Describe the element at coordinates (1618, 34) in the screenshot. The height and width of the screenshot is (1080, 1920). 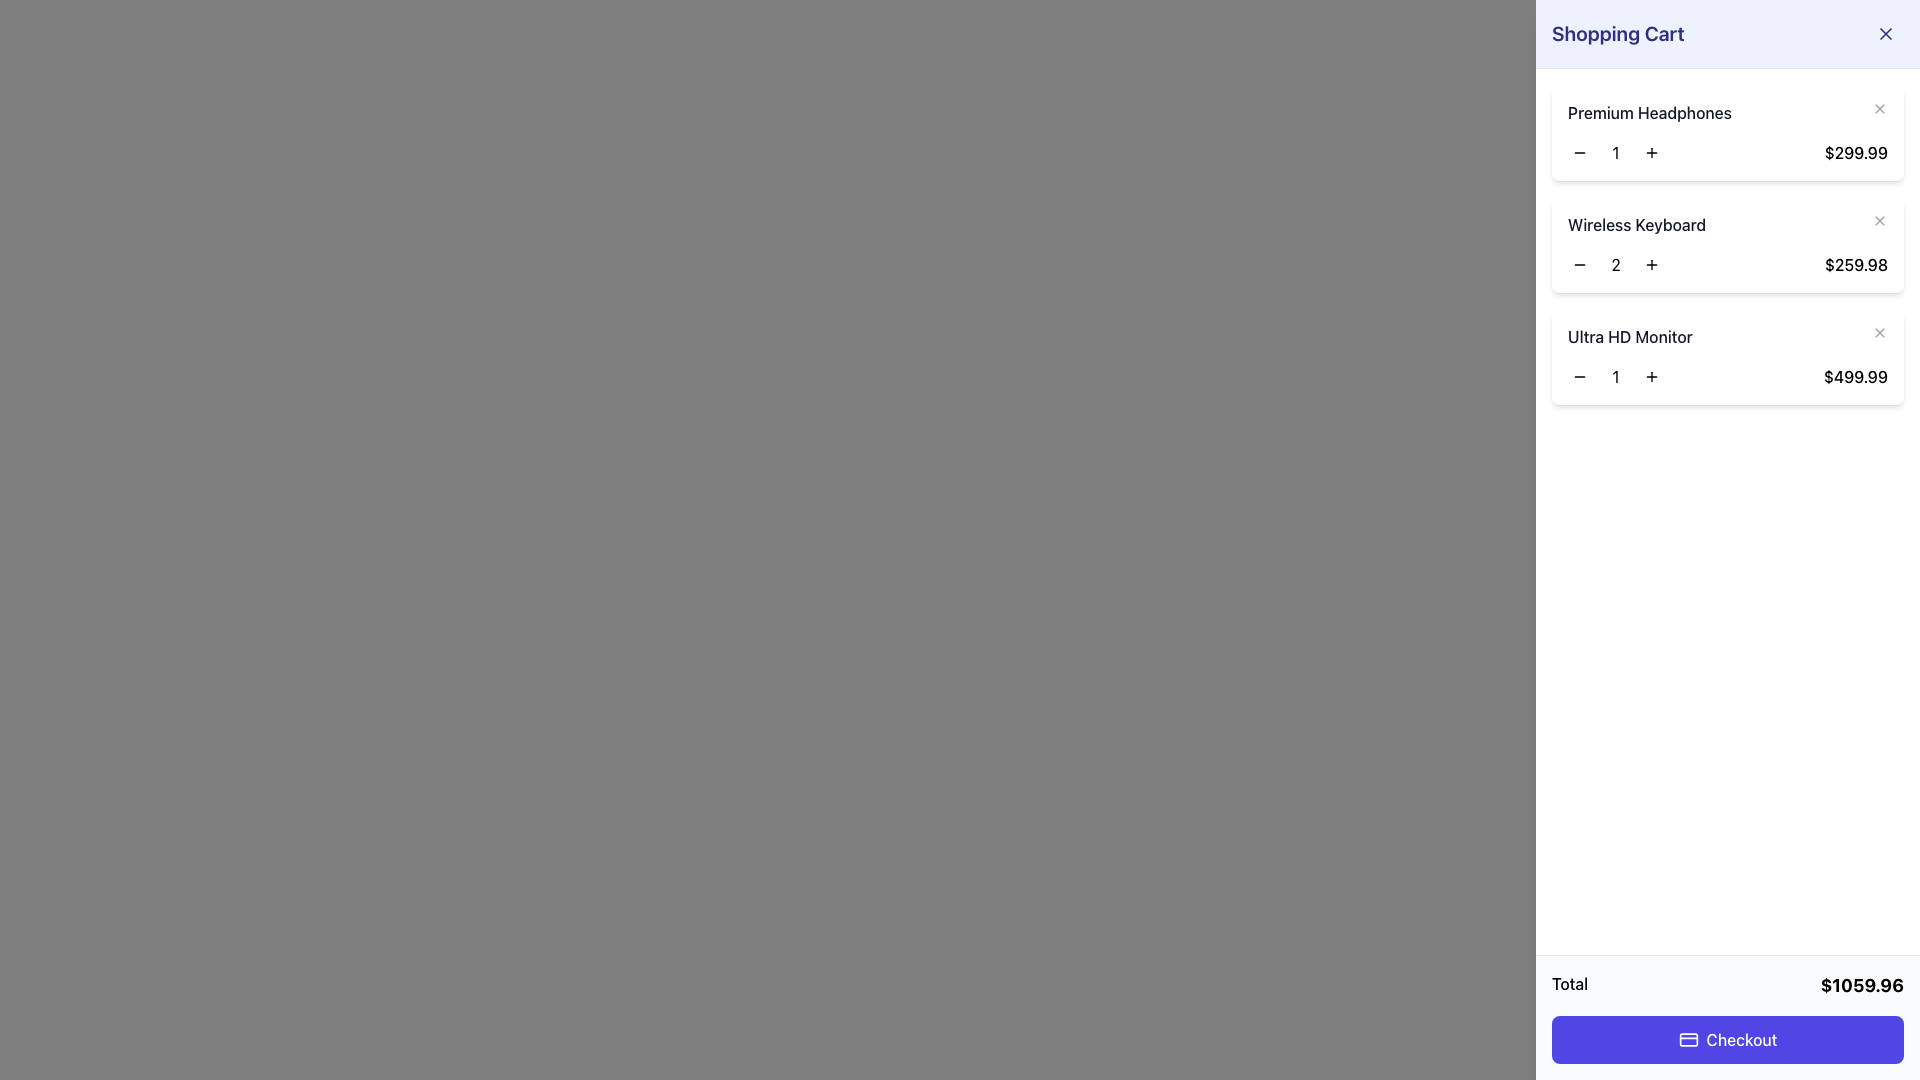
I see `the title text element in the shopping cart panel, which serves as a heading to indicate the content and purpose of the panel` at that location.